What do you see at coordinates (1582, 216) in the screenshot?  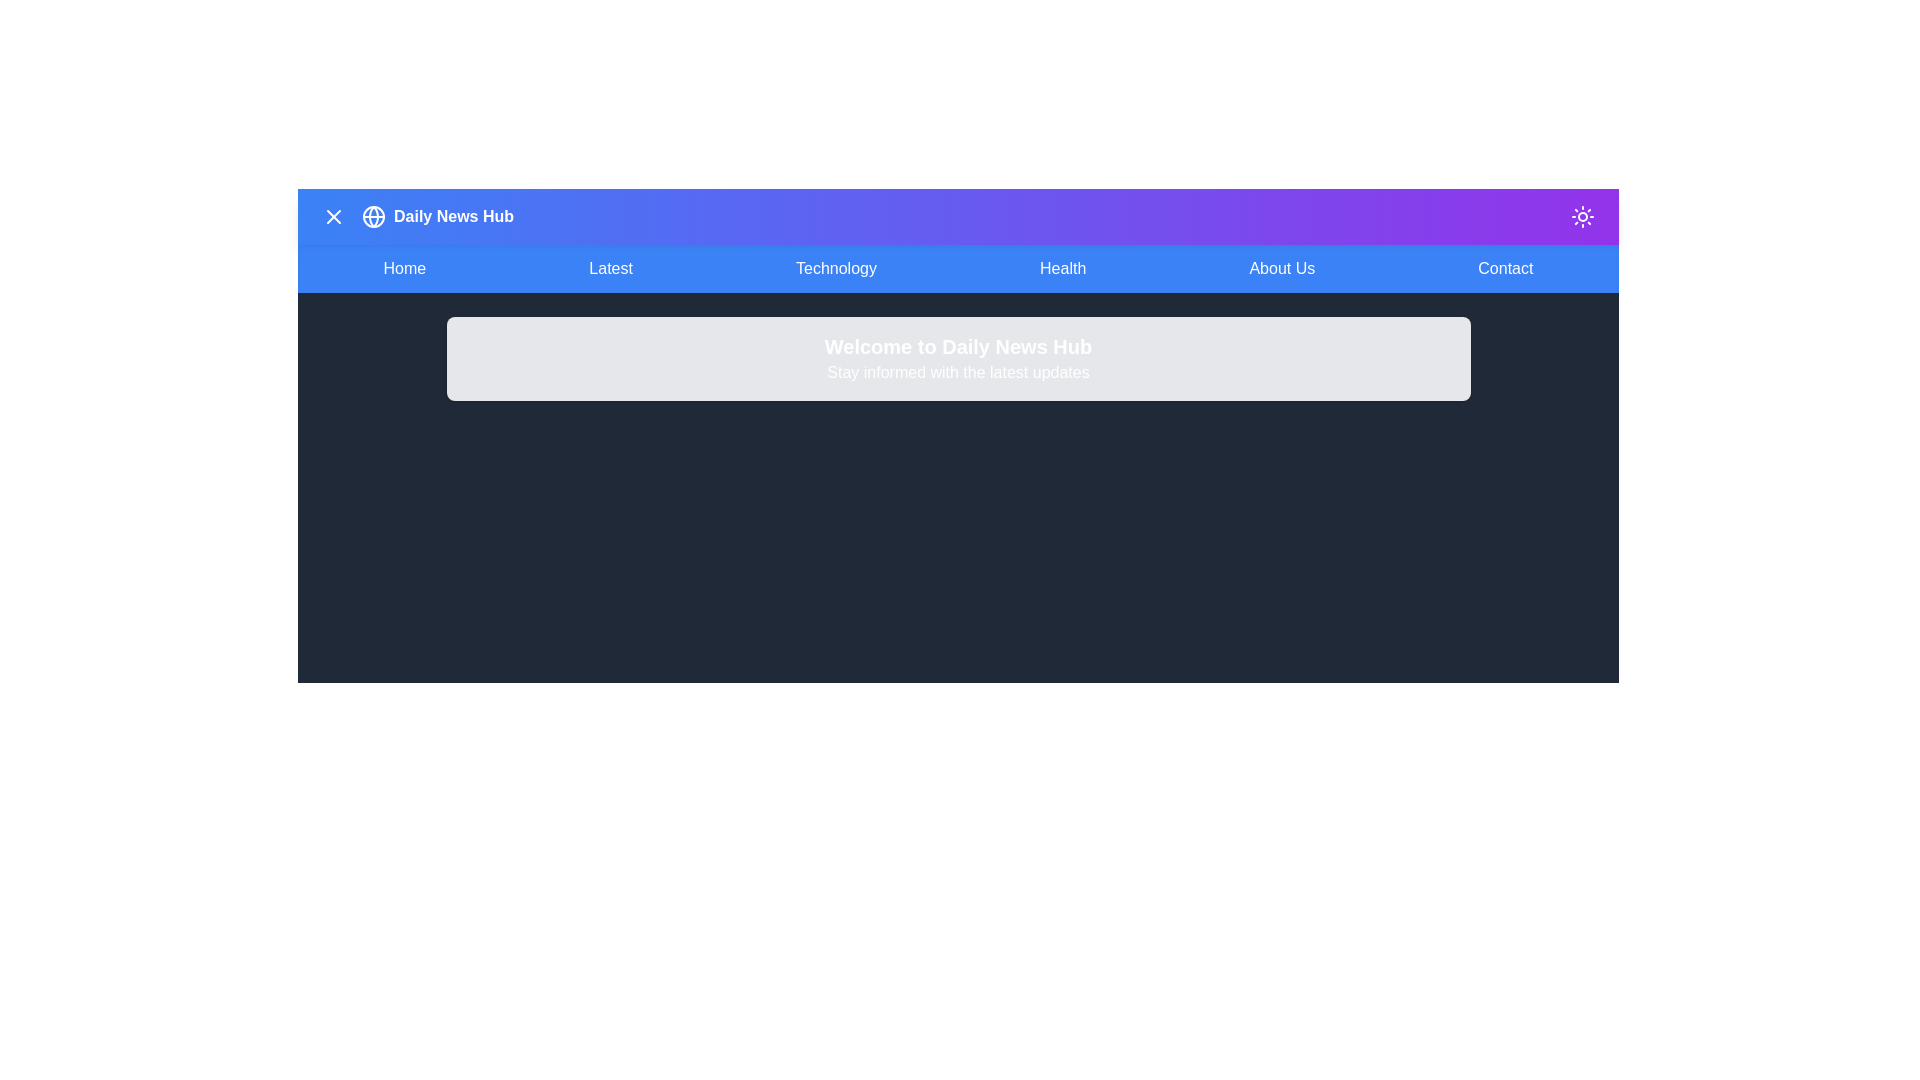 I see `the dark mode toggle button located at the top-right corner of the app bar` at bounding box center [1582, 216].